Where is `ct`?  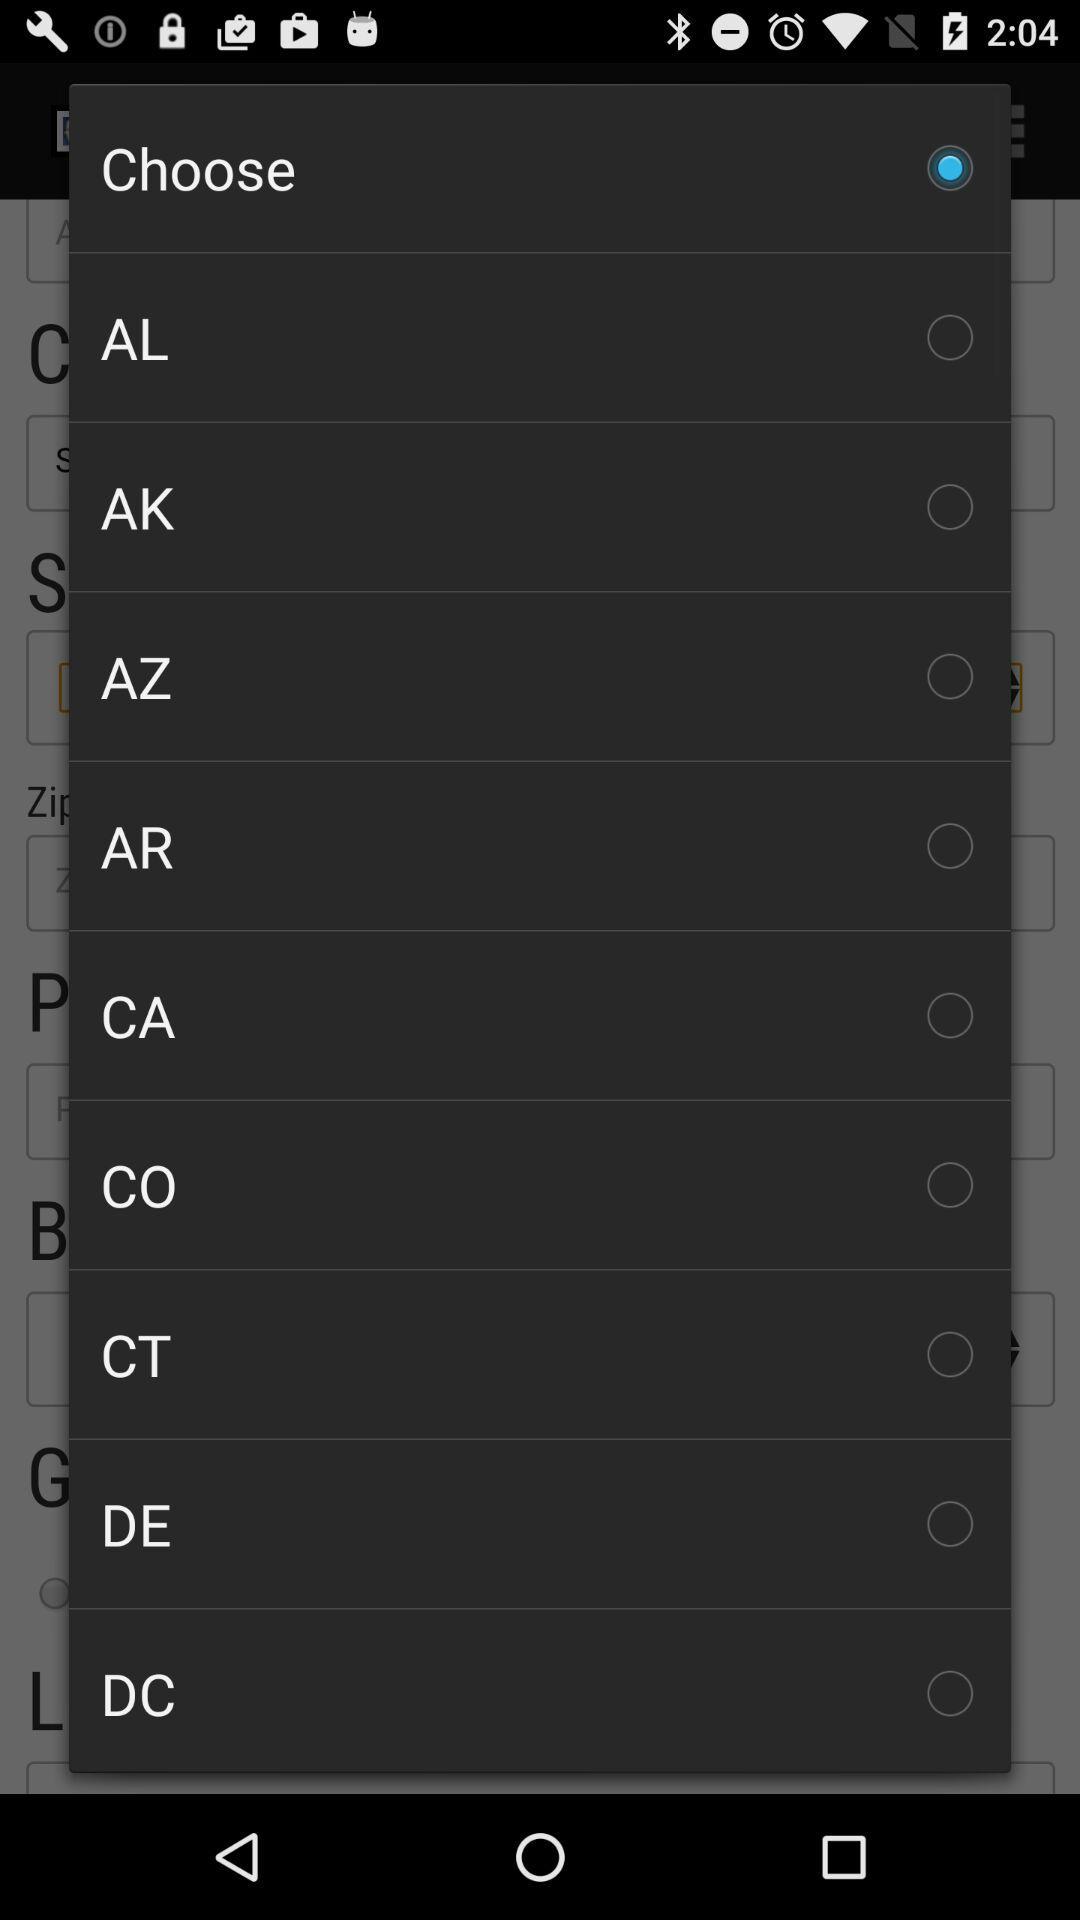
ct is located at coordinates (540, 1354).